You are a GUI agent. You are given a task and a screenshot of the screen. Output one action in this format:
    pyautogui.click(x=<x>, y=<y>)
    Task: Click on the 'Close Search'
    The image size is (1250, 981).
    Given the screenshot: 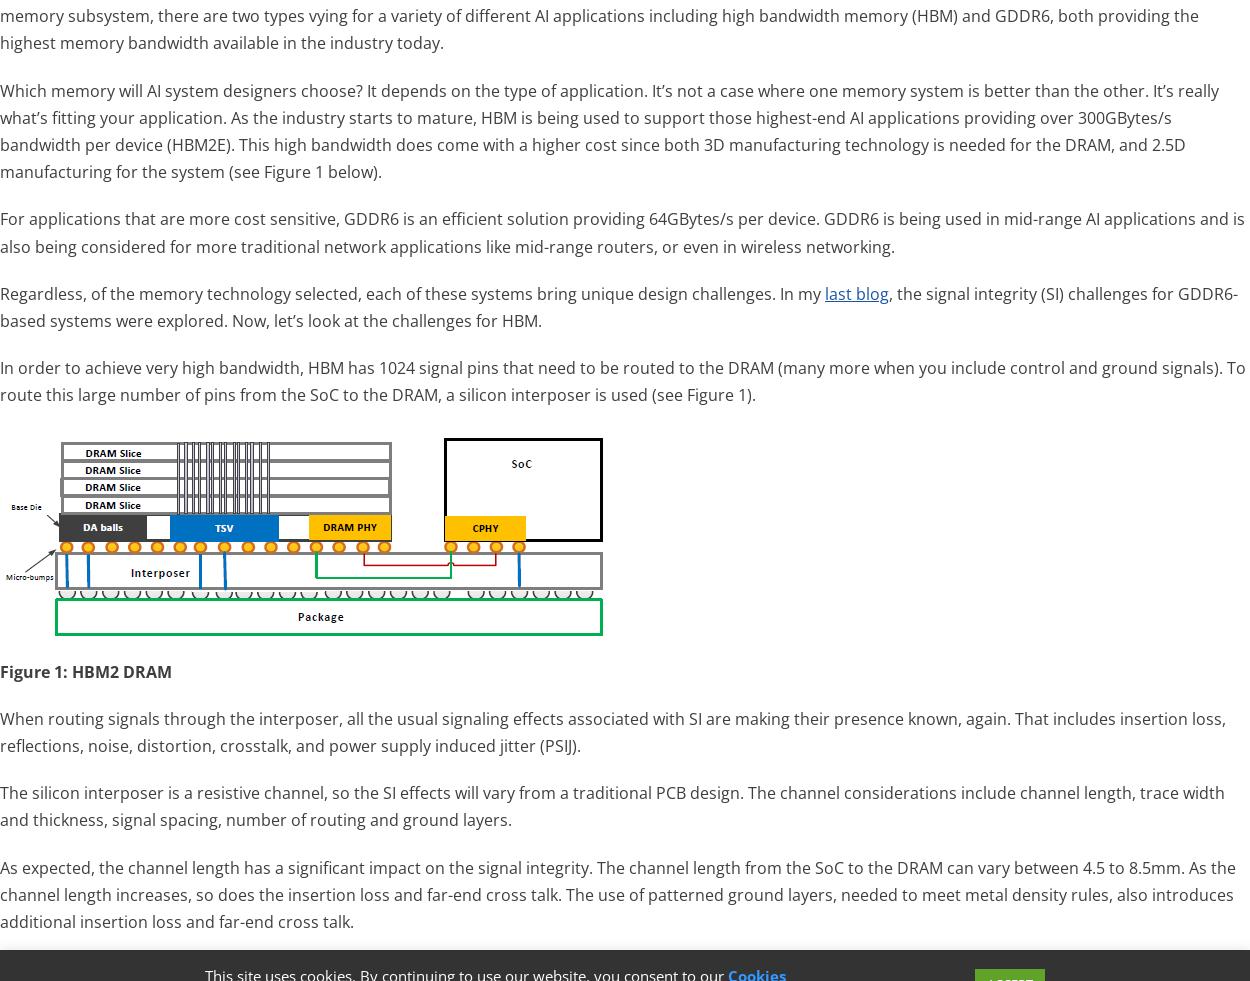 What is the action you would take?
    pyautogui.click(x=1180, y=910)
    